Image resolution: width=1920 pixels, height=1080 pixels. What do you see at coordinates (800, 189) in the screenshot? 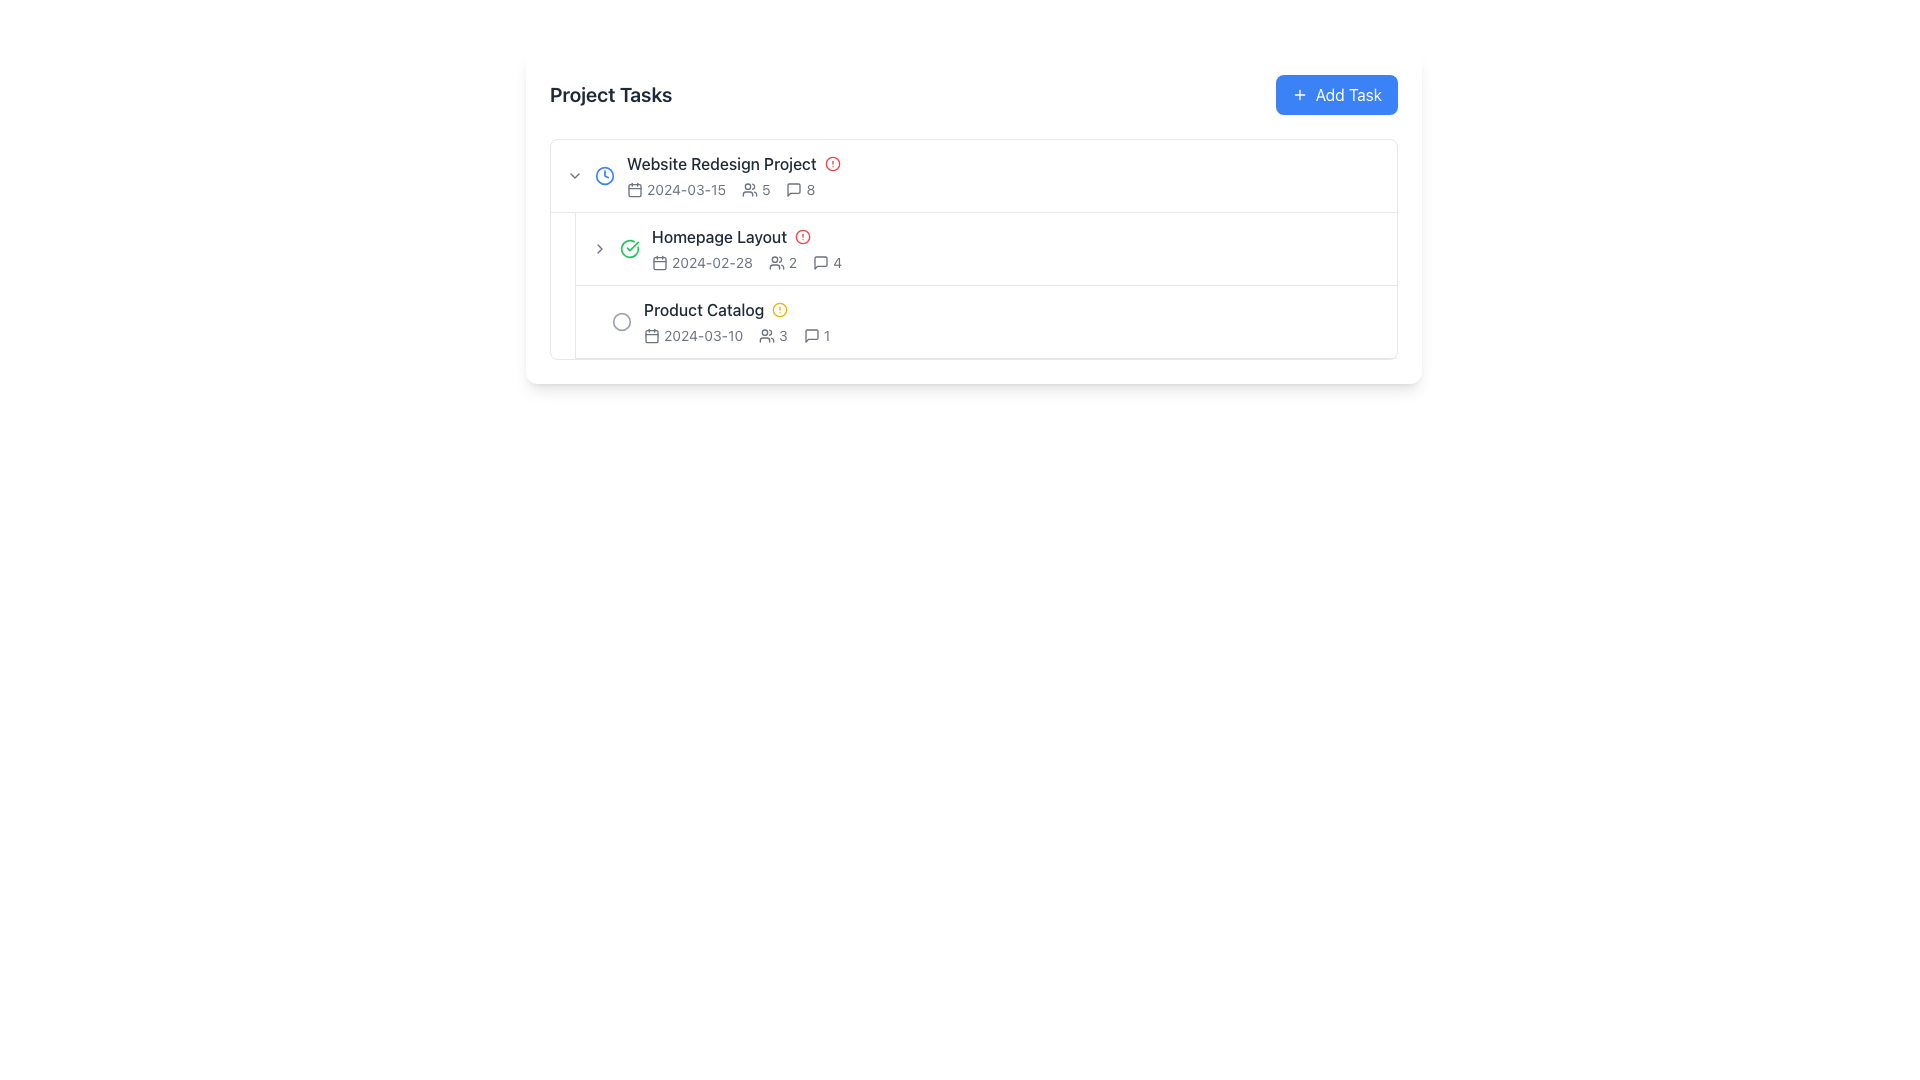
I see `number of comments from the text label located in the additional details section of the first row for the 'Website Redesign Project', positioned at the right of the row adjacent to other icons and counters` at bounding box center [800, 189].